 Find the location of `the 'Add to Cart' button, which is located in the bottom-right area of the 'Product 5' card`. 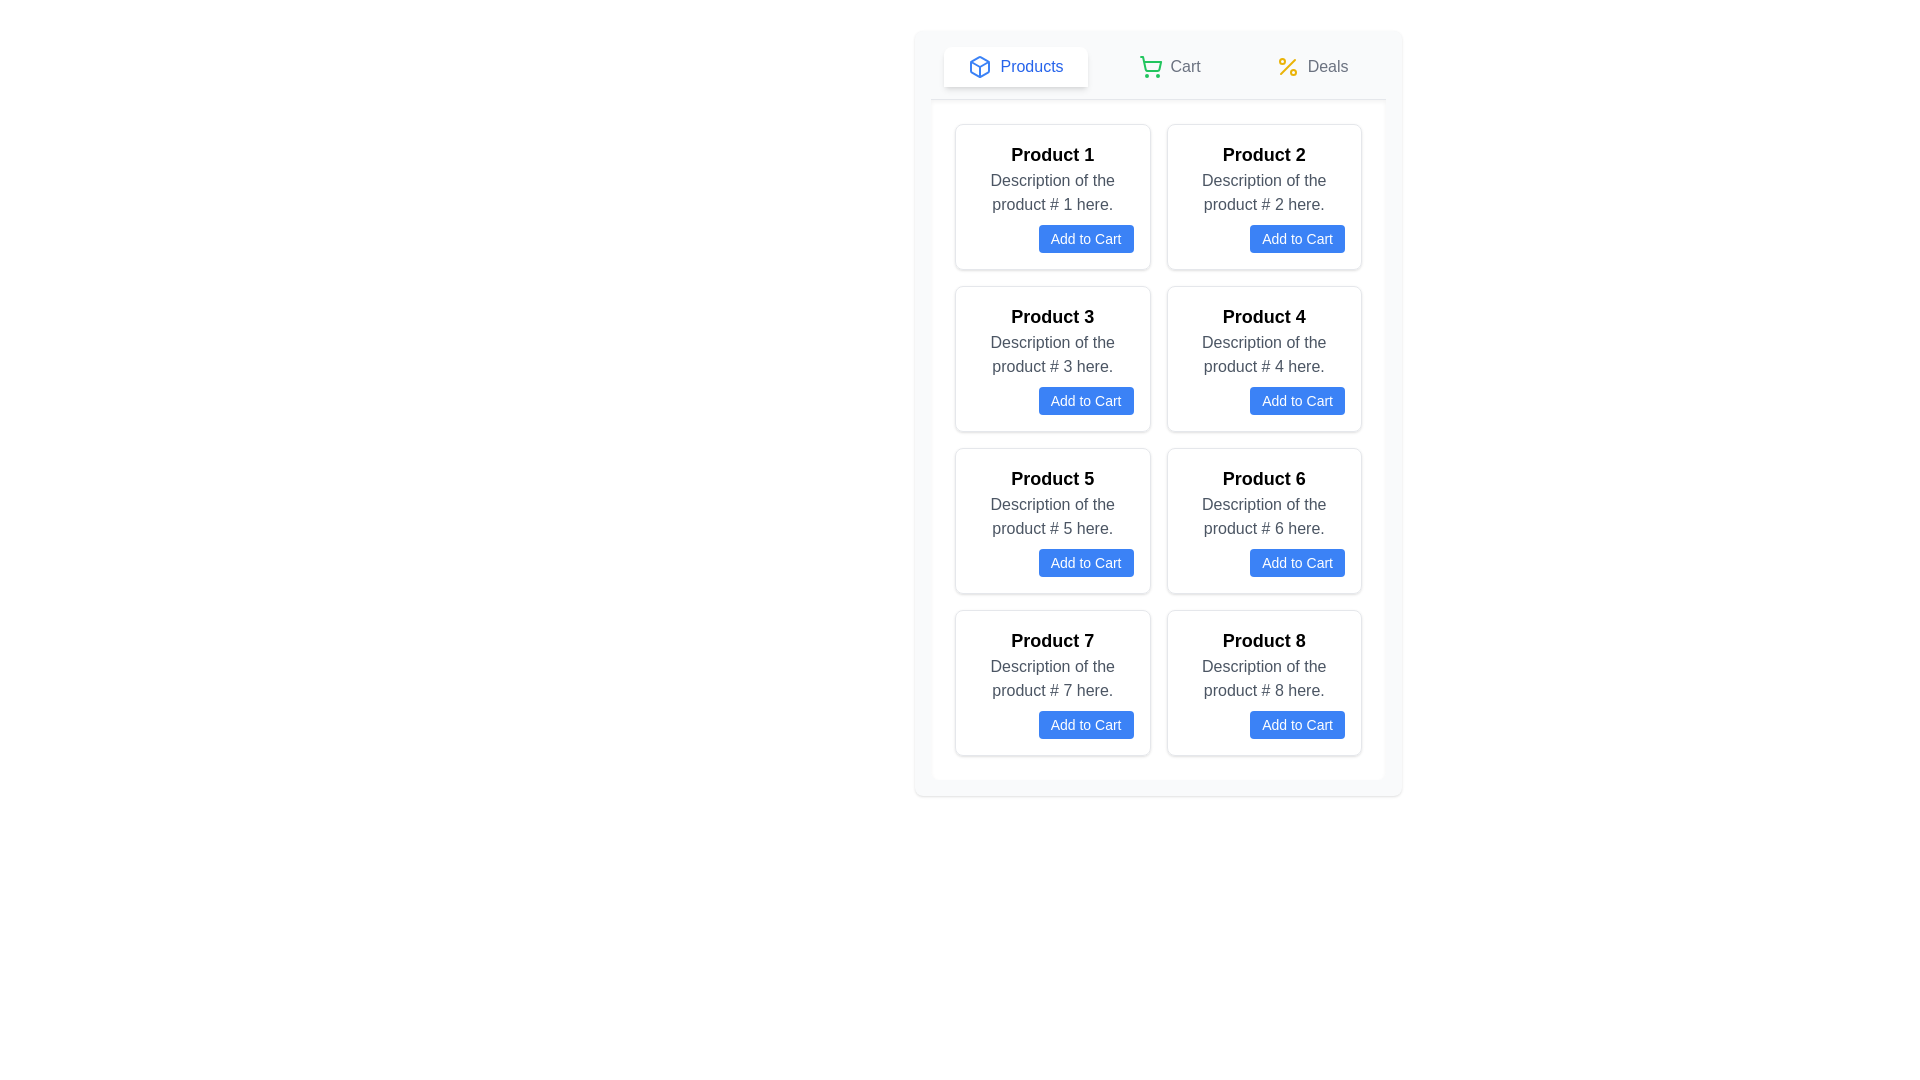

the 'Add to Cart' button, which is located in the bottom-right area of the 'Product 5' card is located at coordinates (1051, 563).